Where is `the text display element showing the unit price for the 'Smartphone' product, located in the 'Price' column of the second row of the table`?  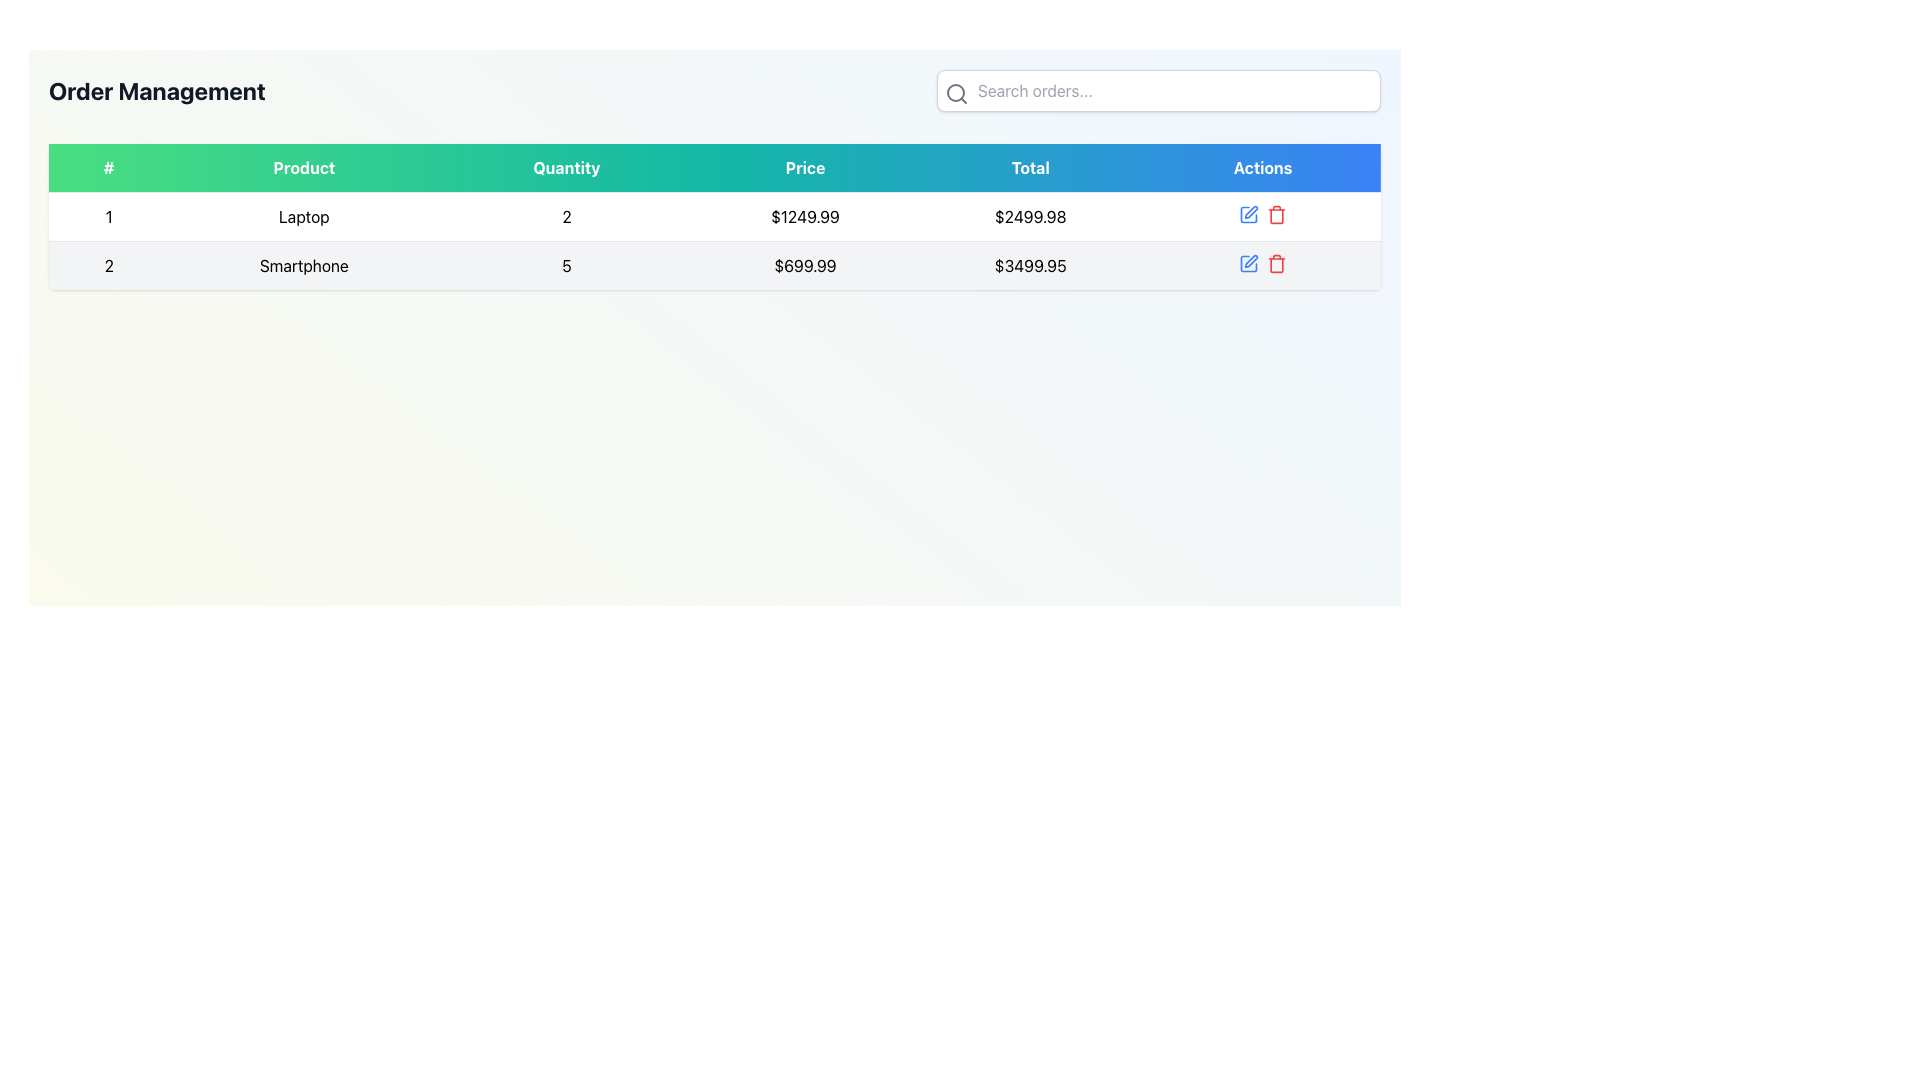
the text display element showing the unit price for the 'Smartphone' product, located in the 'Price' column of the second row of the table is located at coordinates (805, 264).